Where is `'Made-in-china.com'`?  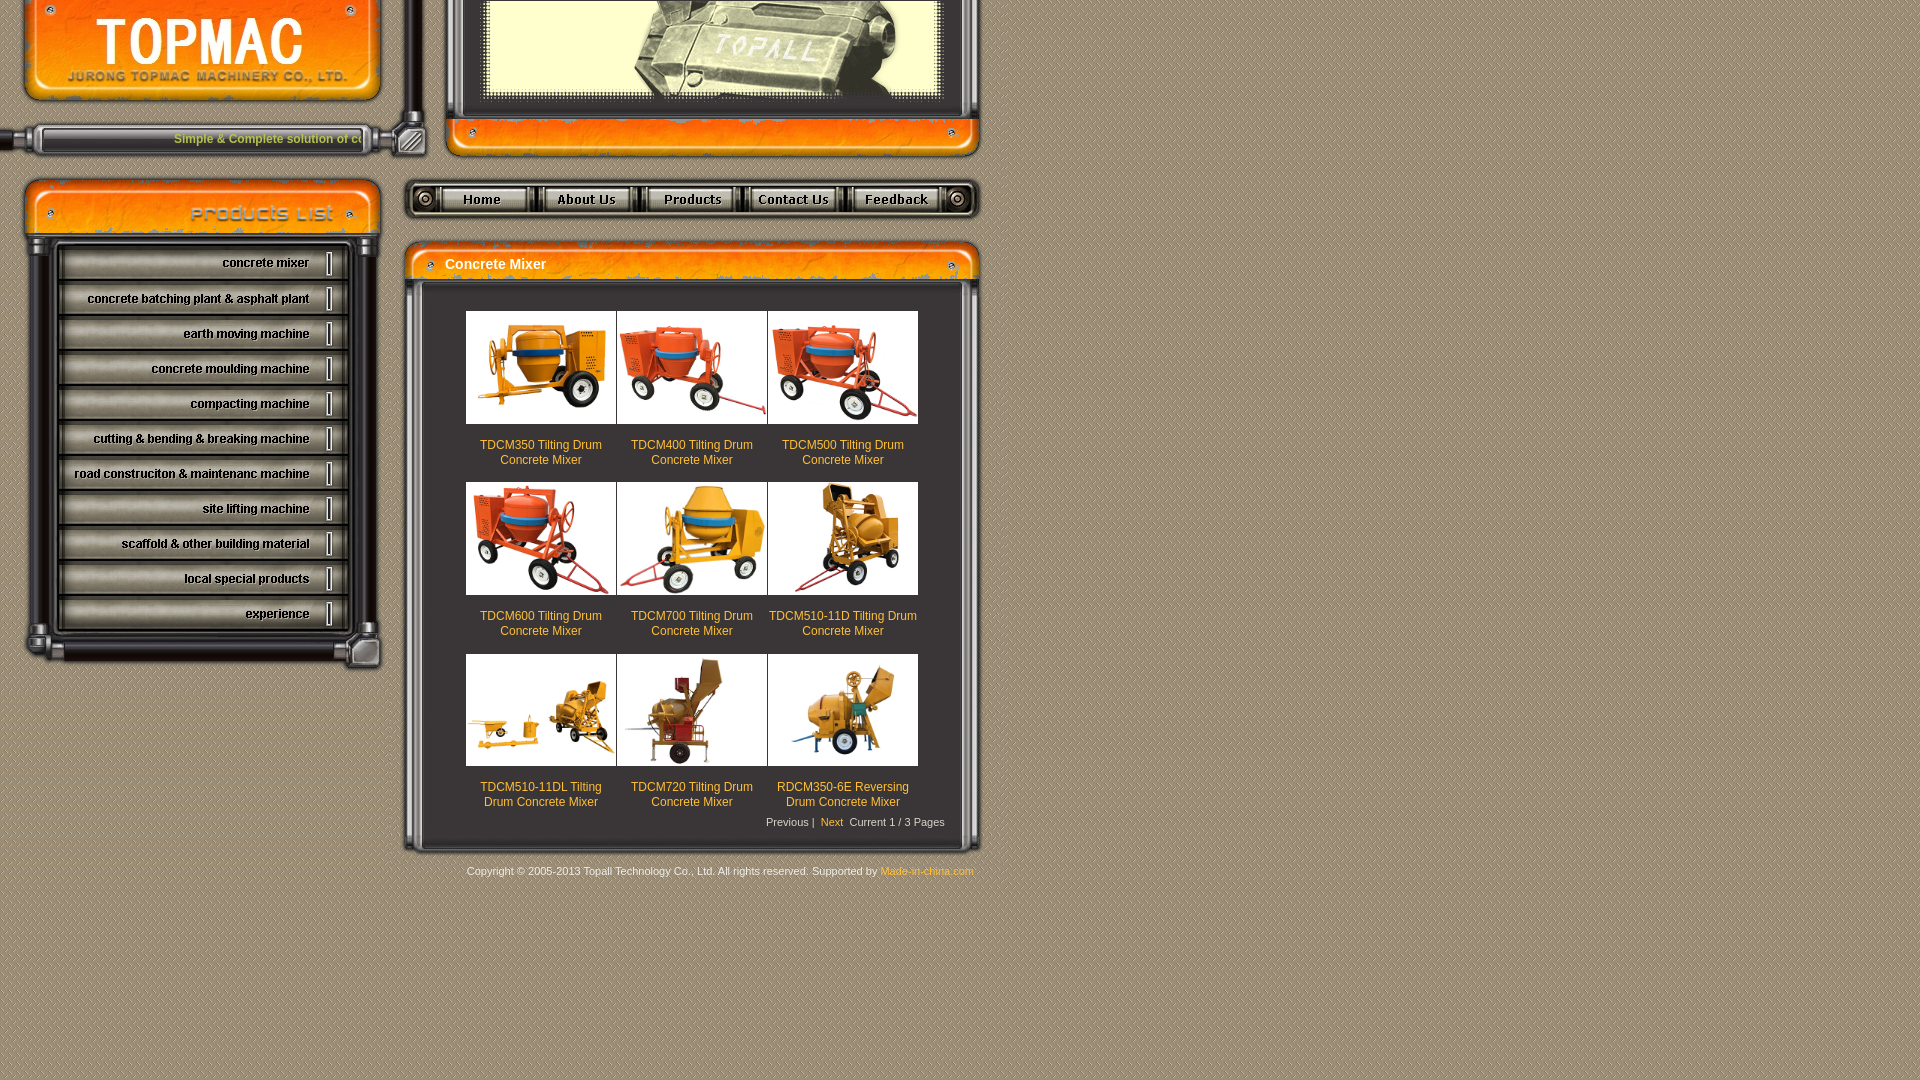 'Made-in-china.com' is located at coordinates (925, 870).